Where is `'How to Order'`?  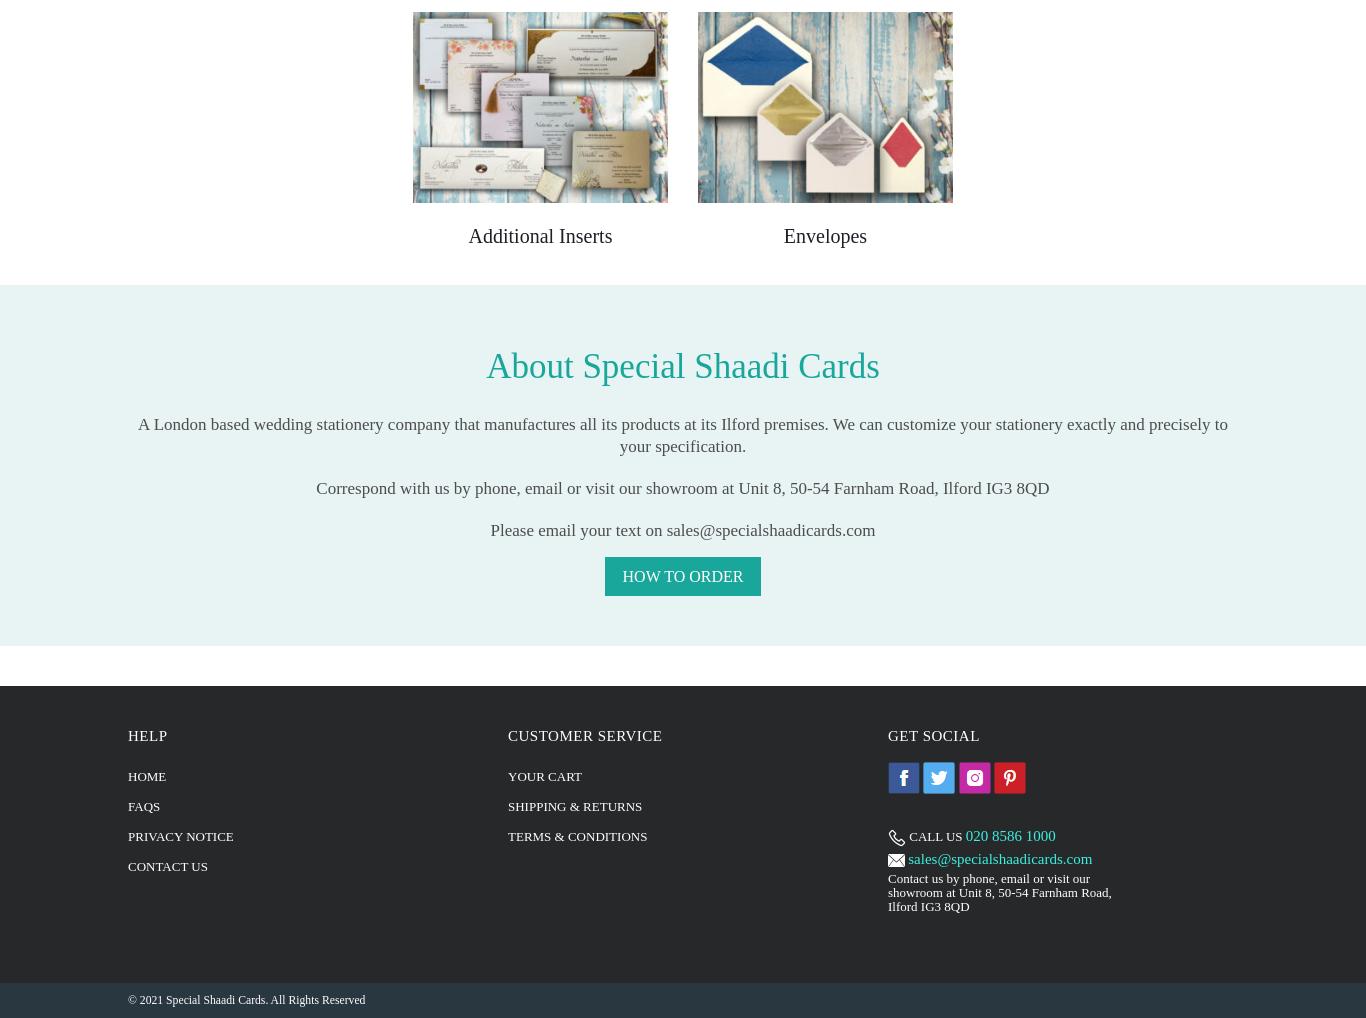
'How to Order' is located at coordinates (681, 575).